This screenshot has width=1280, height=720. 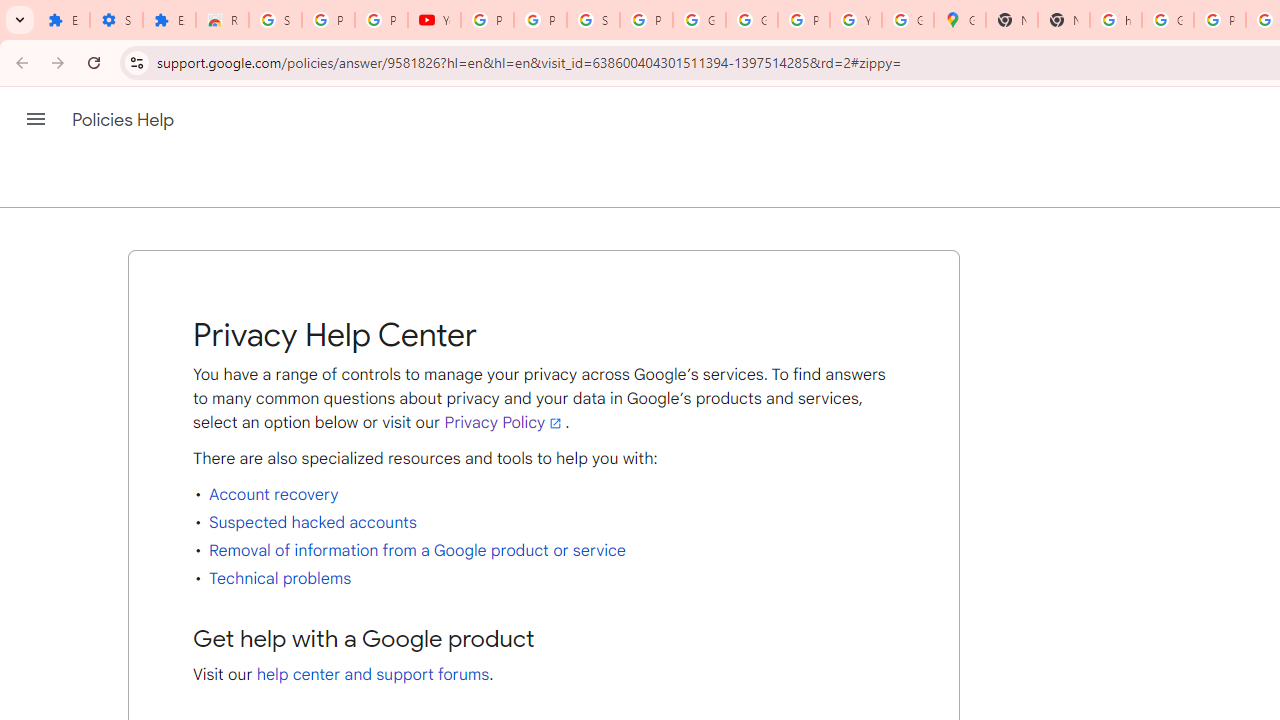 I want to click on 'Removal of information from a Google product or service', so click(x=416, y=550).